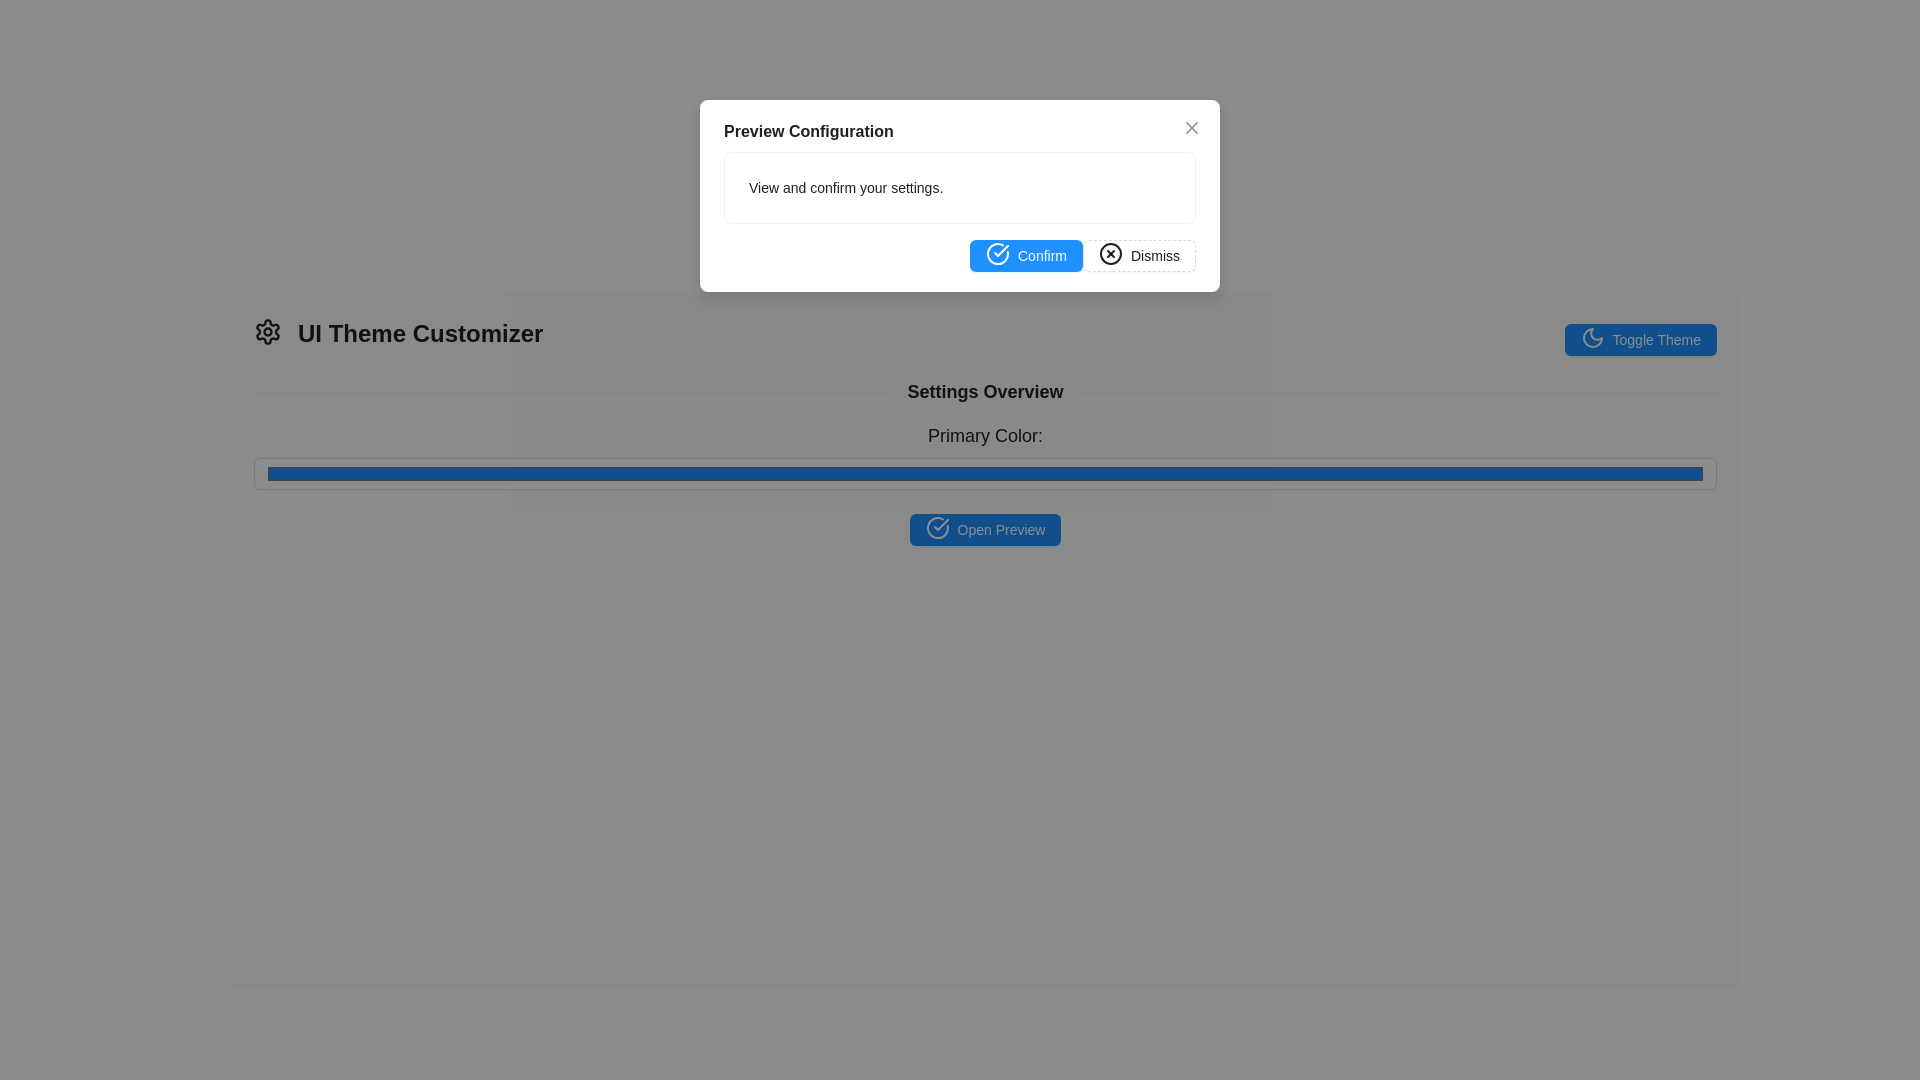  Describe the element at coordinates (267, 330) in the screenshot. I see `the settings icon for accessing UI theme customization options, located to the left of the 'UI Theme Customizer' text` at that location.